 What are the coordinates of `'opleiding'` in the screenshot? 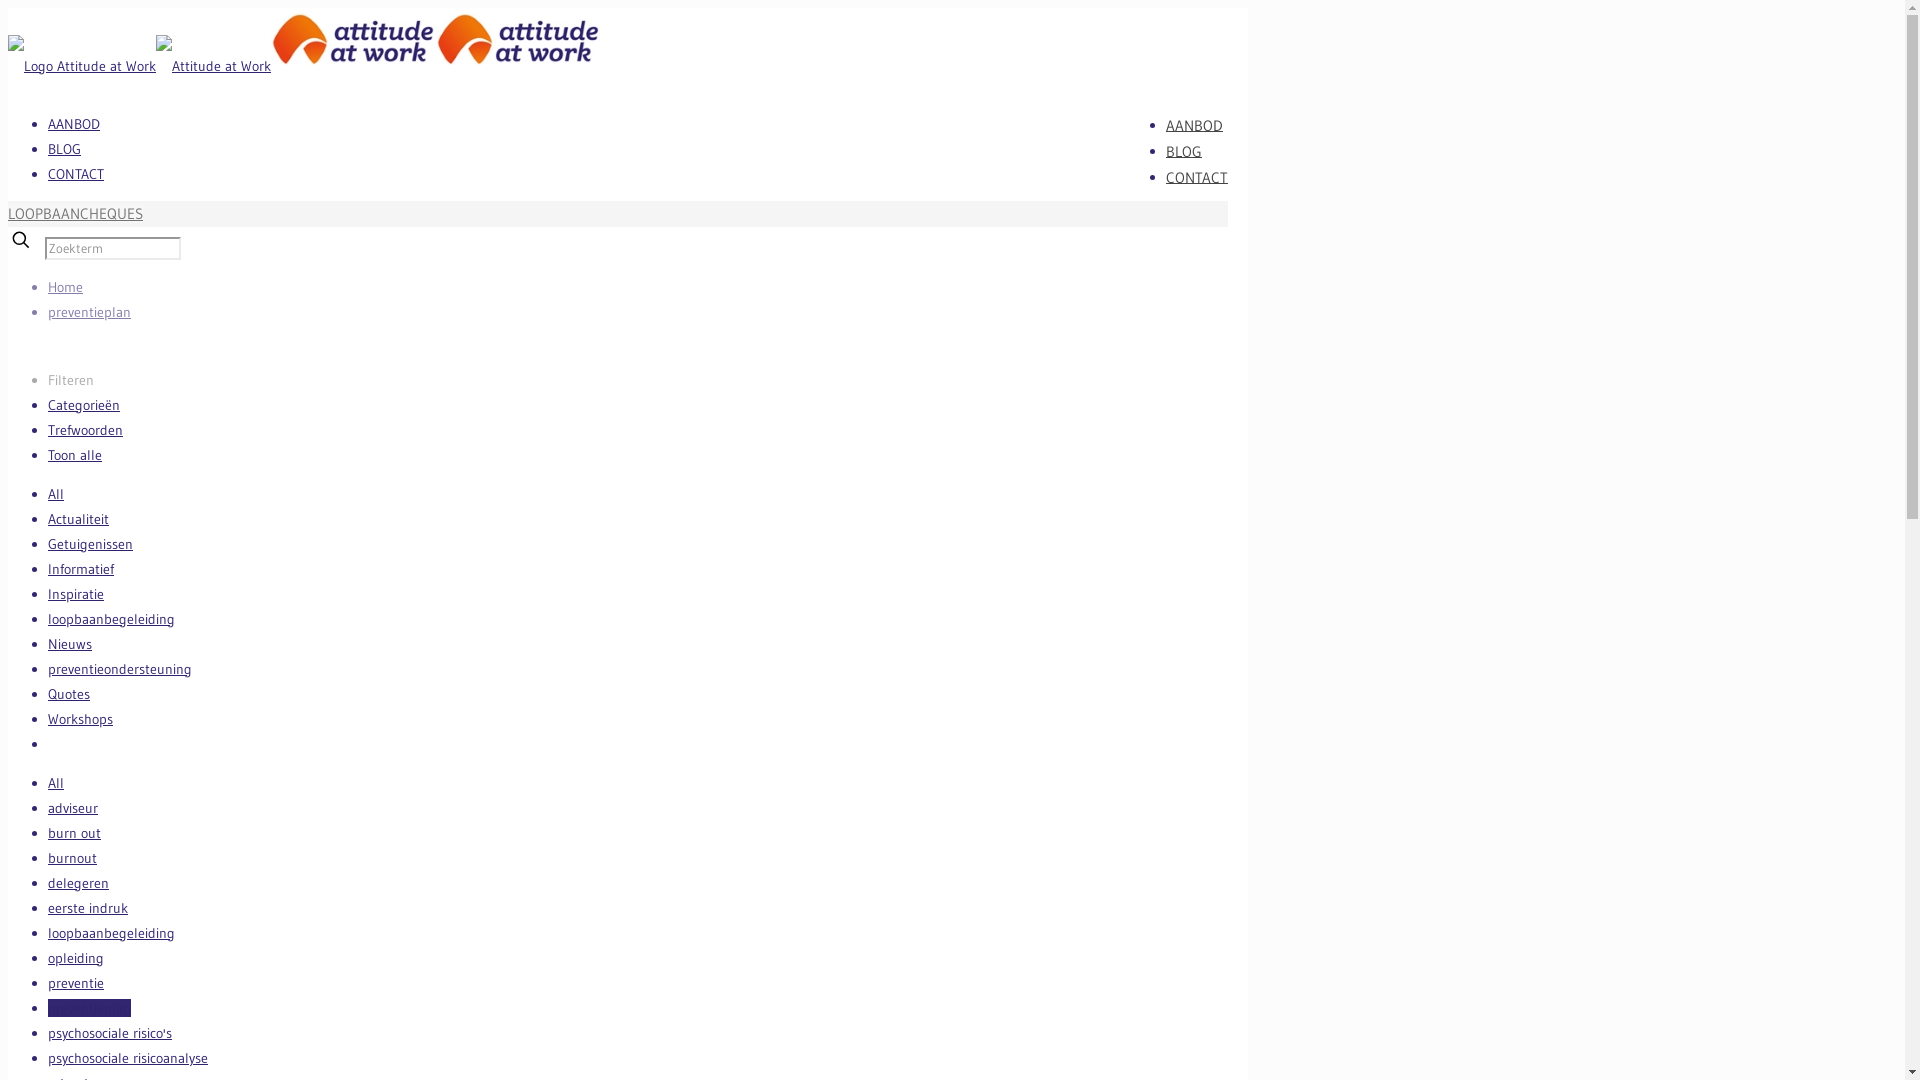 It's located at (76, 956).